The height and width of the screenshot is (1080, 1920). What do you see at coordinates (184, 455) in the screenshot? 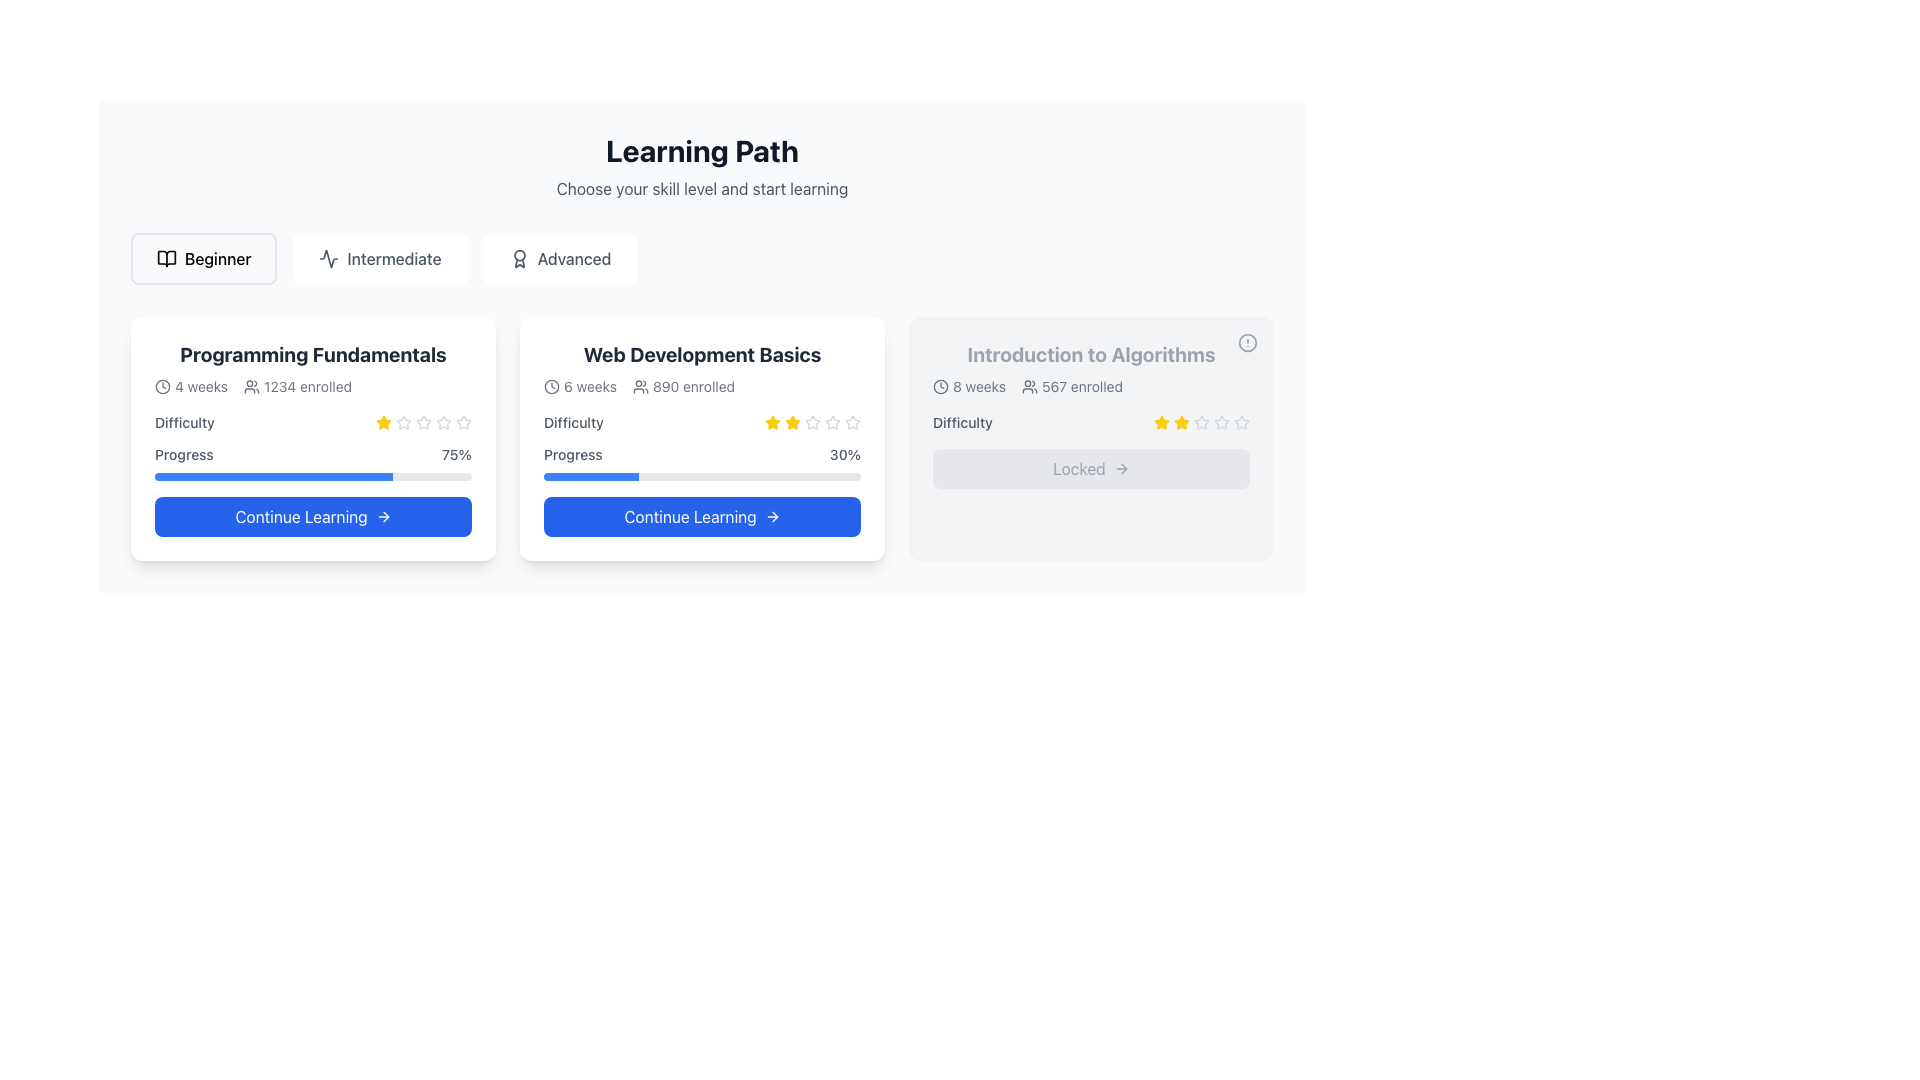
I see `the Text label that describes the meaning of the progress bar in the 'Programming Fundamentals' section, located above the progress bar and below the 'Difficulty' label` at bounding box center [184, 455].